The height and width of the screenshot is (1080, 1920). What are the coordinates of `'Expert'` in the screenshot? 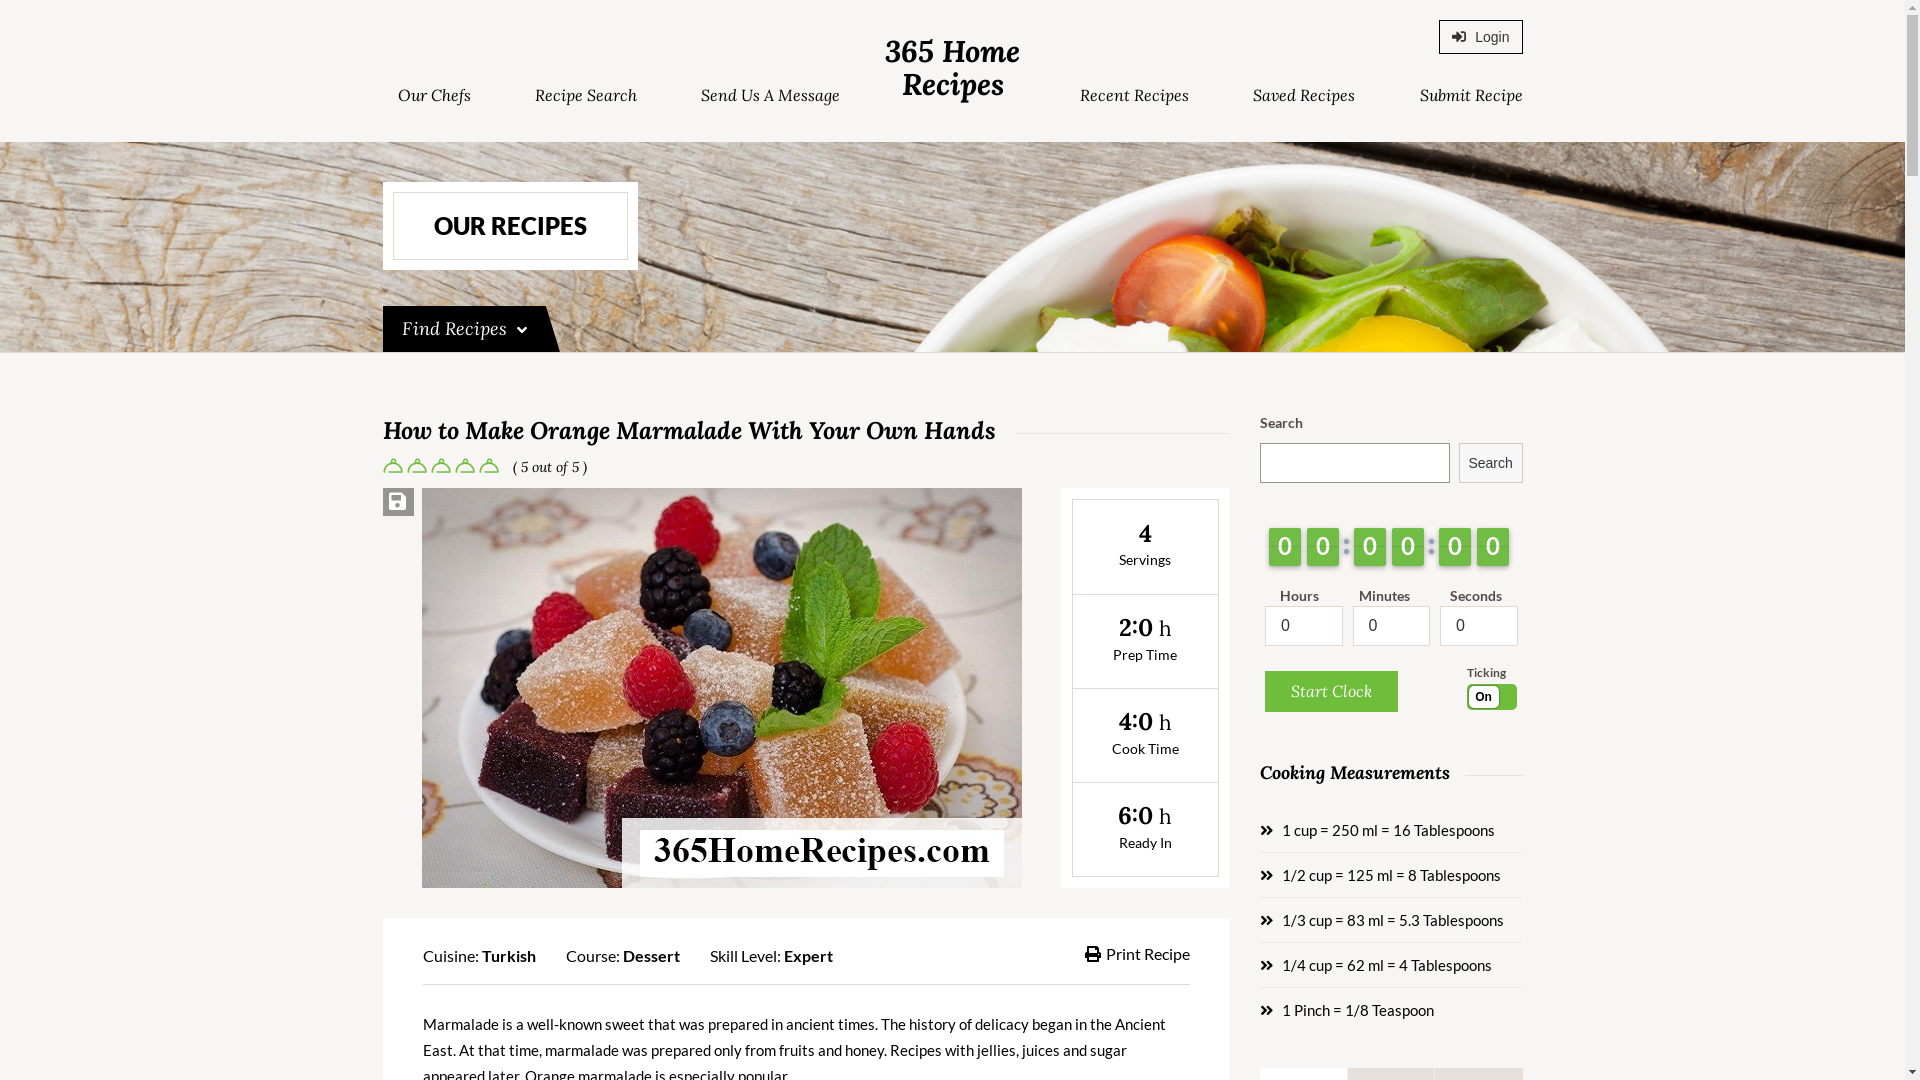 It's located at (808, 954).